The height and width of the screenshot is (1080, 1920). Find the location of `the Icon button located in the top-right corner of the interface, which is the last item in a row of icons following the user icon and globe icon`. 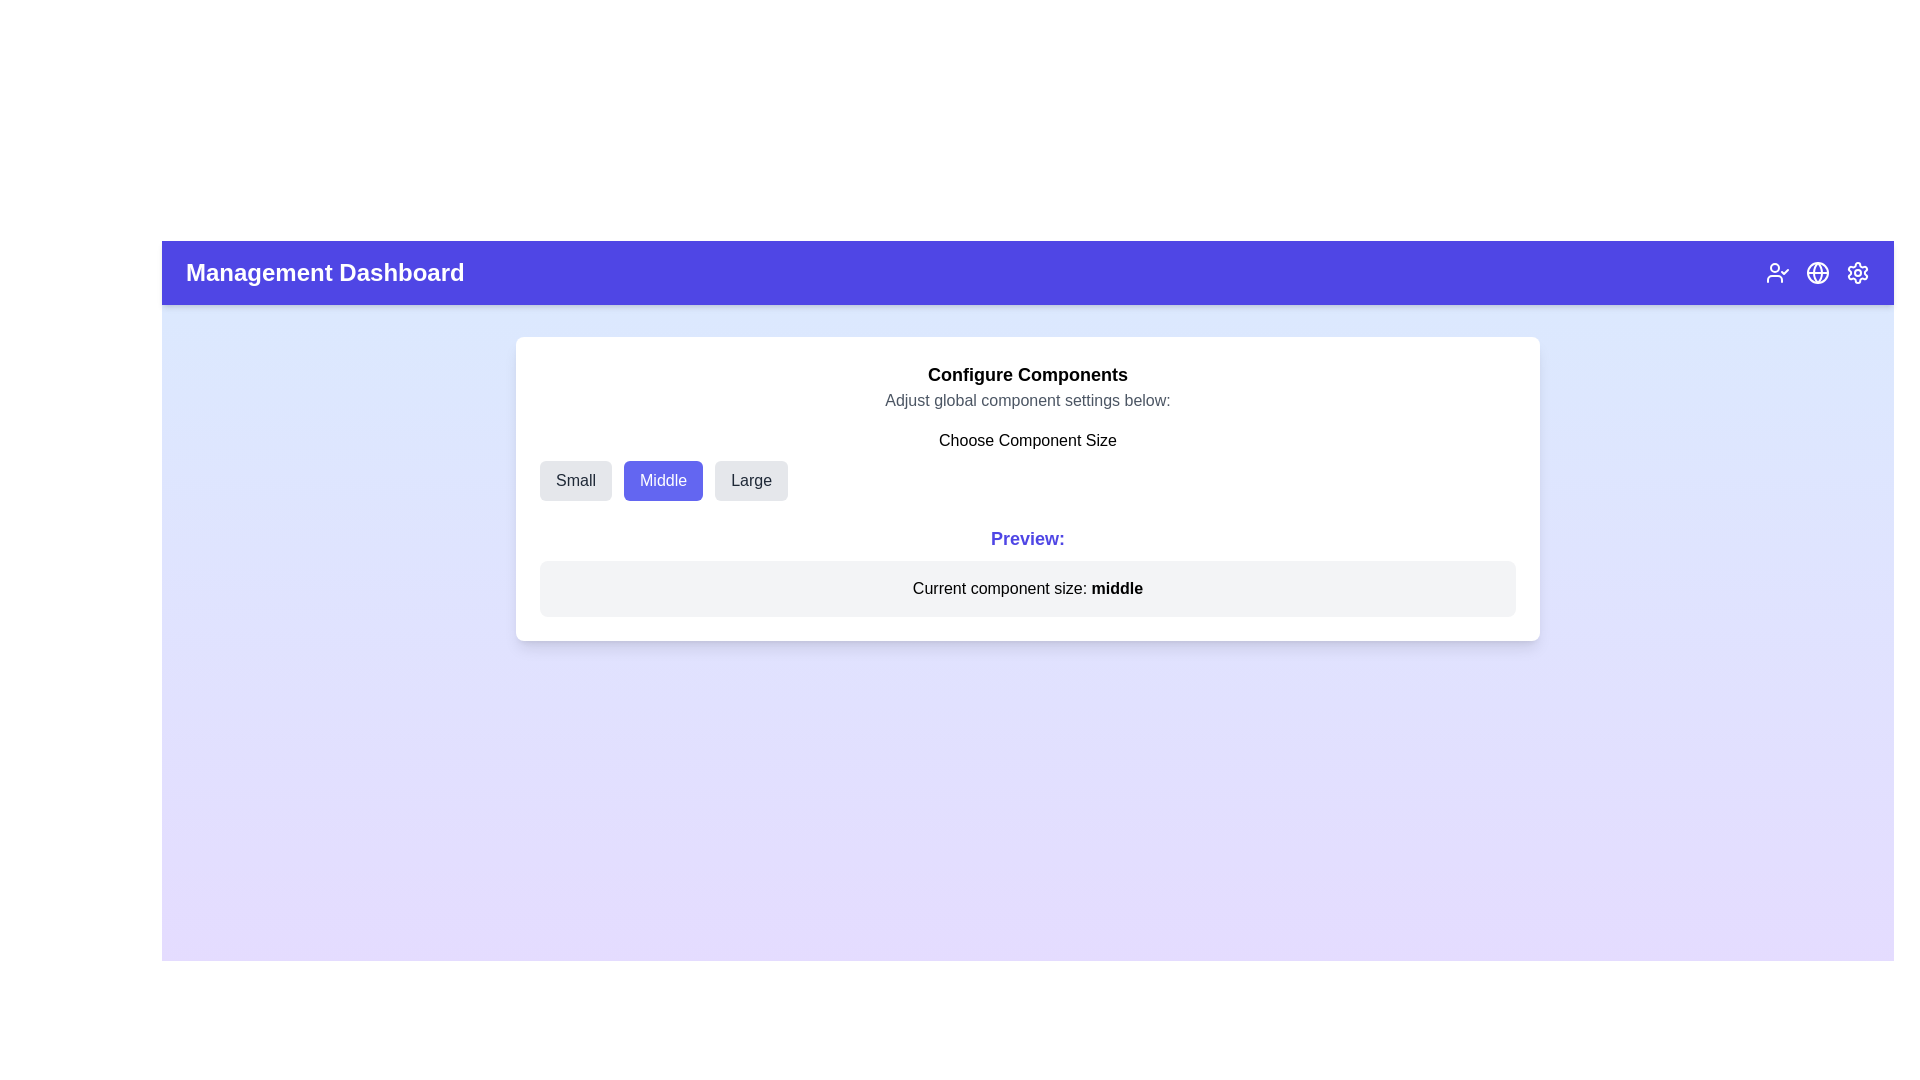

the Icon button located in the top-right corner of the interface, which is the last item in a row of icons following the user icon and globe icon is located at coordinates (1856, 273).